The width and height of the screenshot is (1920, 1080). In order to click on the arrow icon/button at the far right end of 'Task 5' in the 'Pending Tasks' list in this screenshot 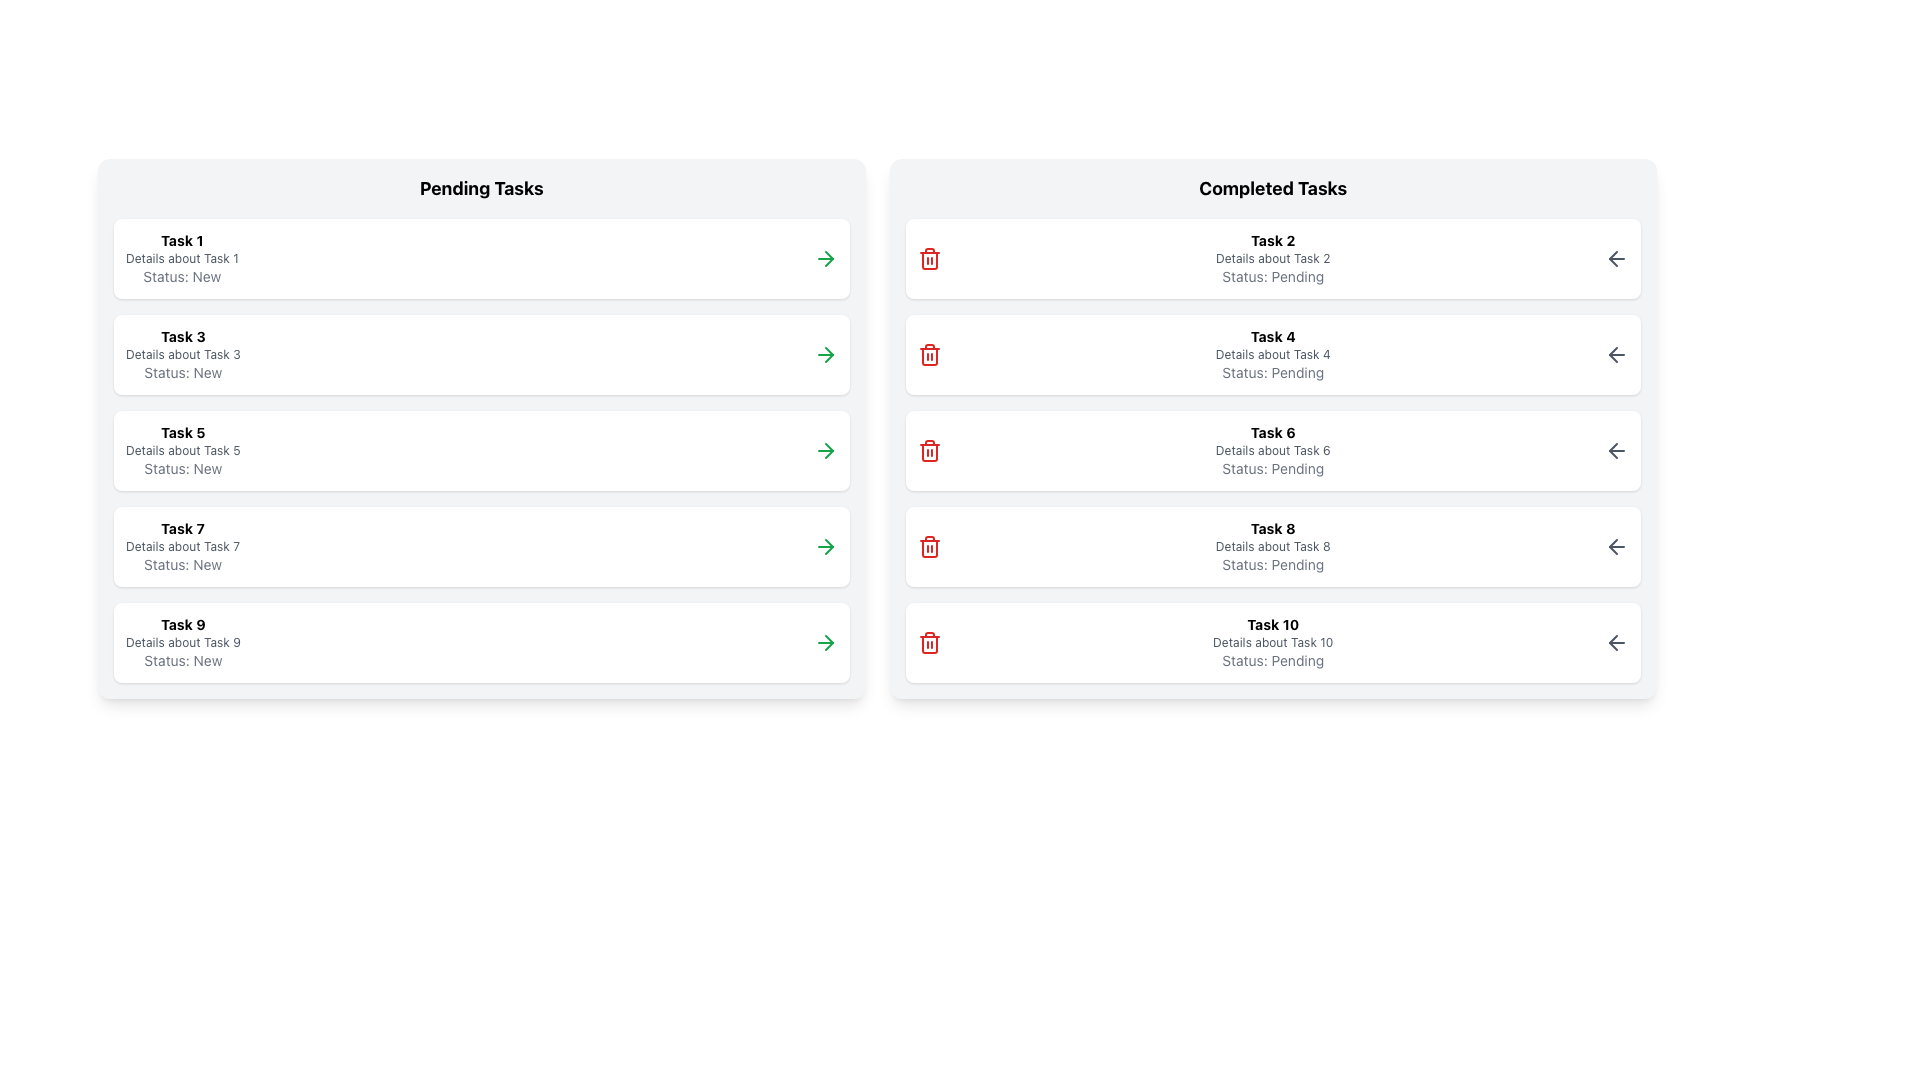, I will do `click(825, 451)`.